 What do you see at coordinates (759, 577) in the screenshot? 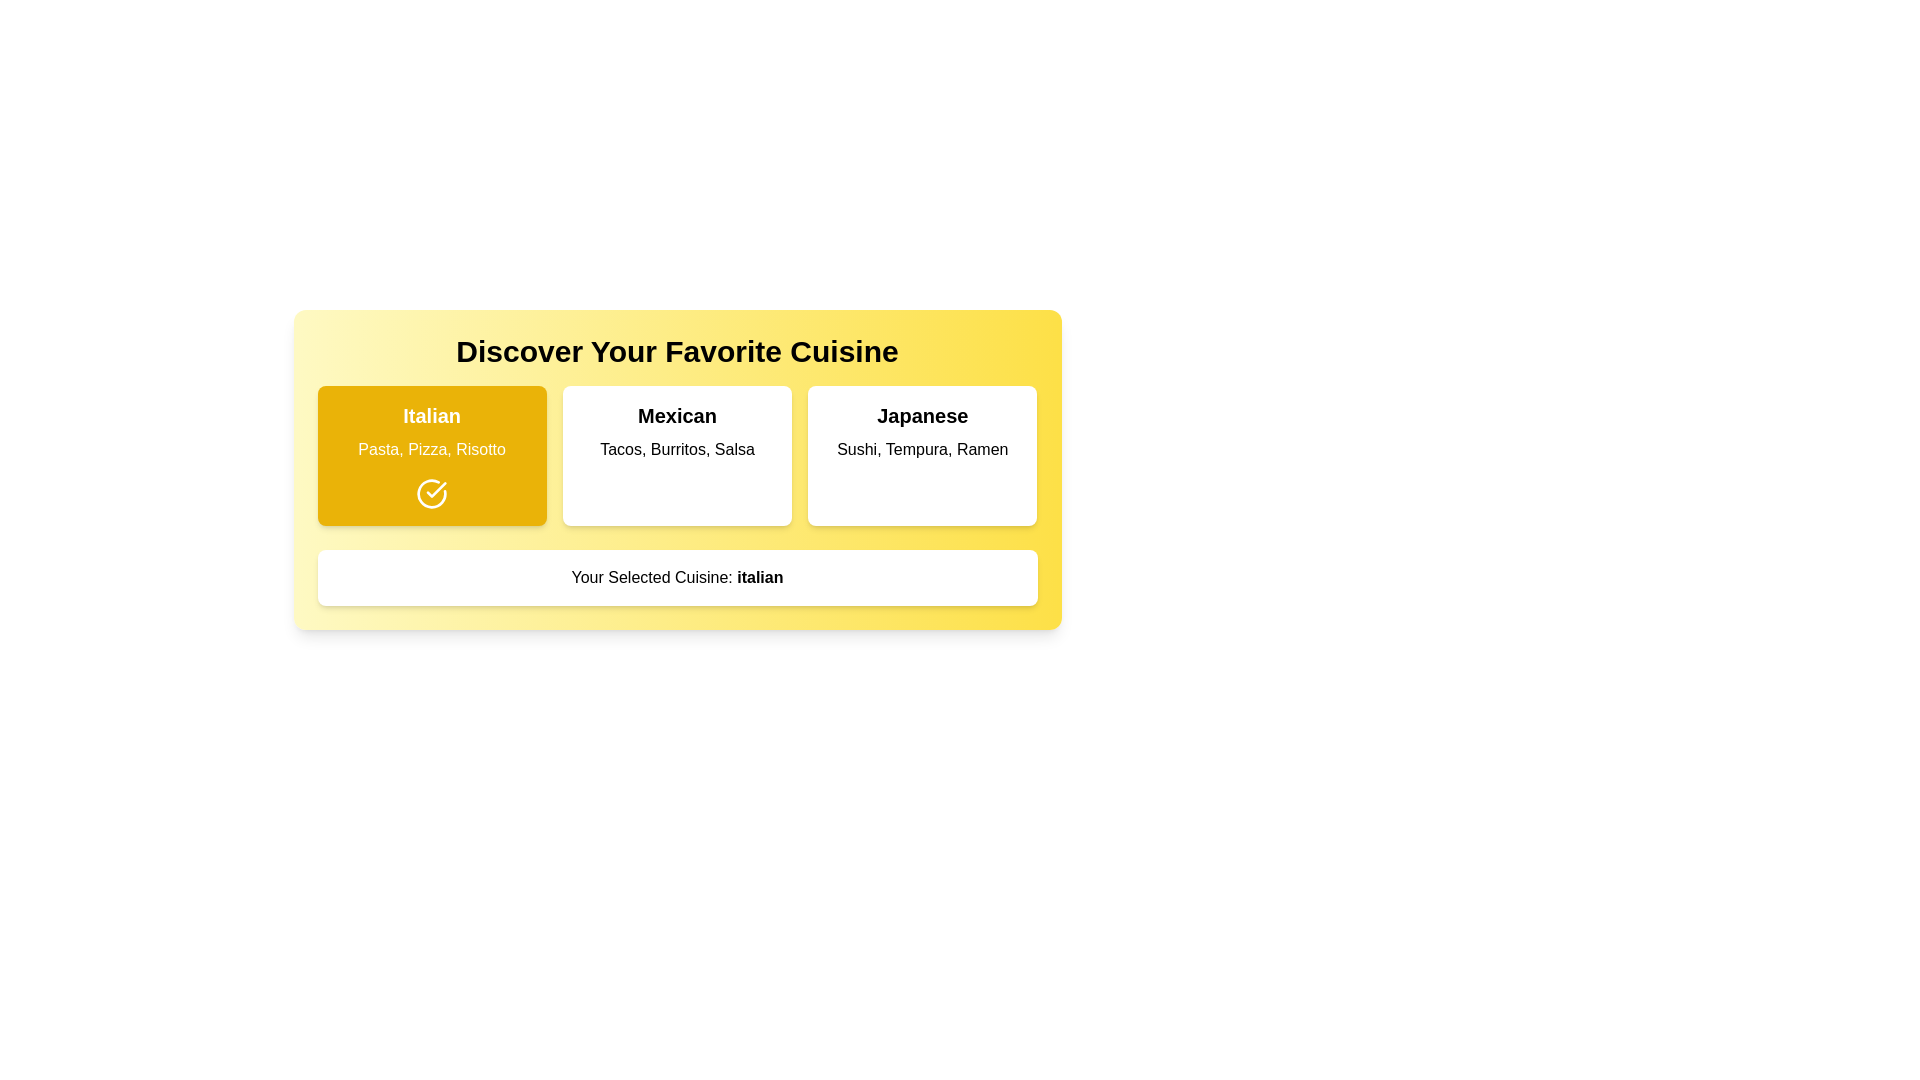
I see `the text 'italian' which is styled in bold typography and is part of the sentence 'Your Selected Cuisine: italian', located at the bottom of a yellow decorative interface box` at bounding box center [759, 577].